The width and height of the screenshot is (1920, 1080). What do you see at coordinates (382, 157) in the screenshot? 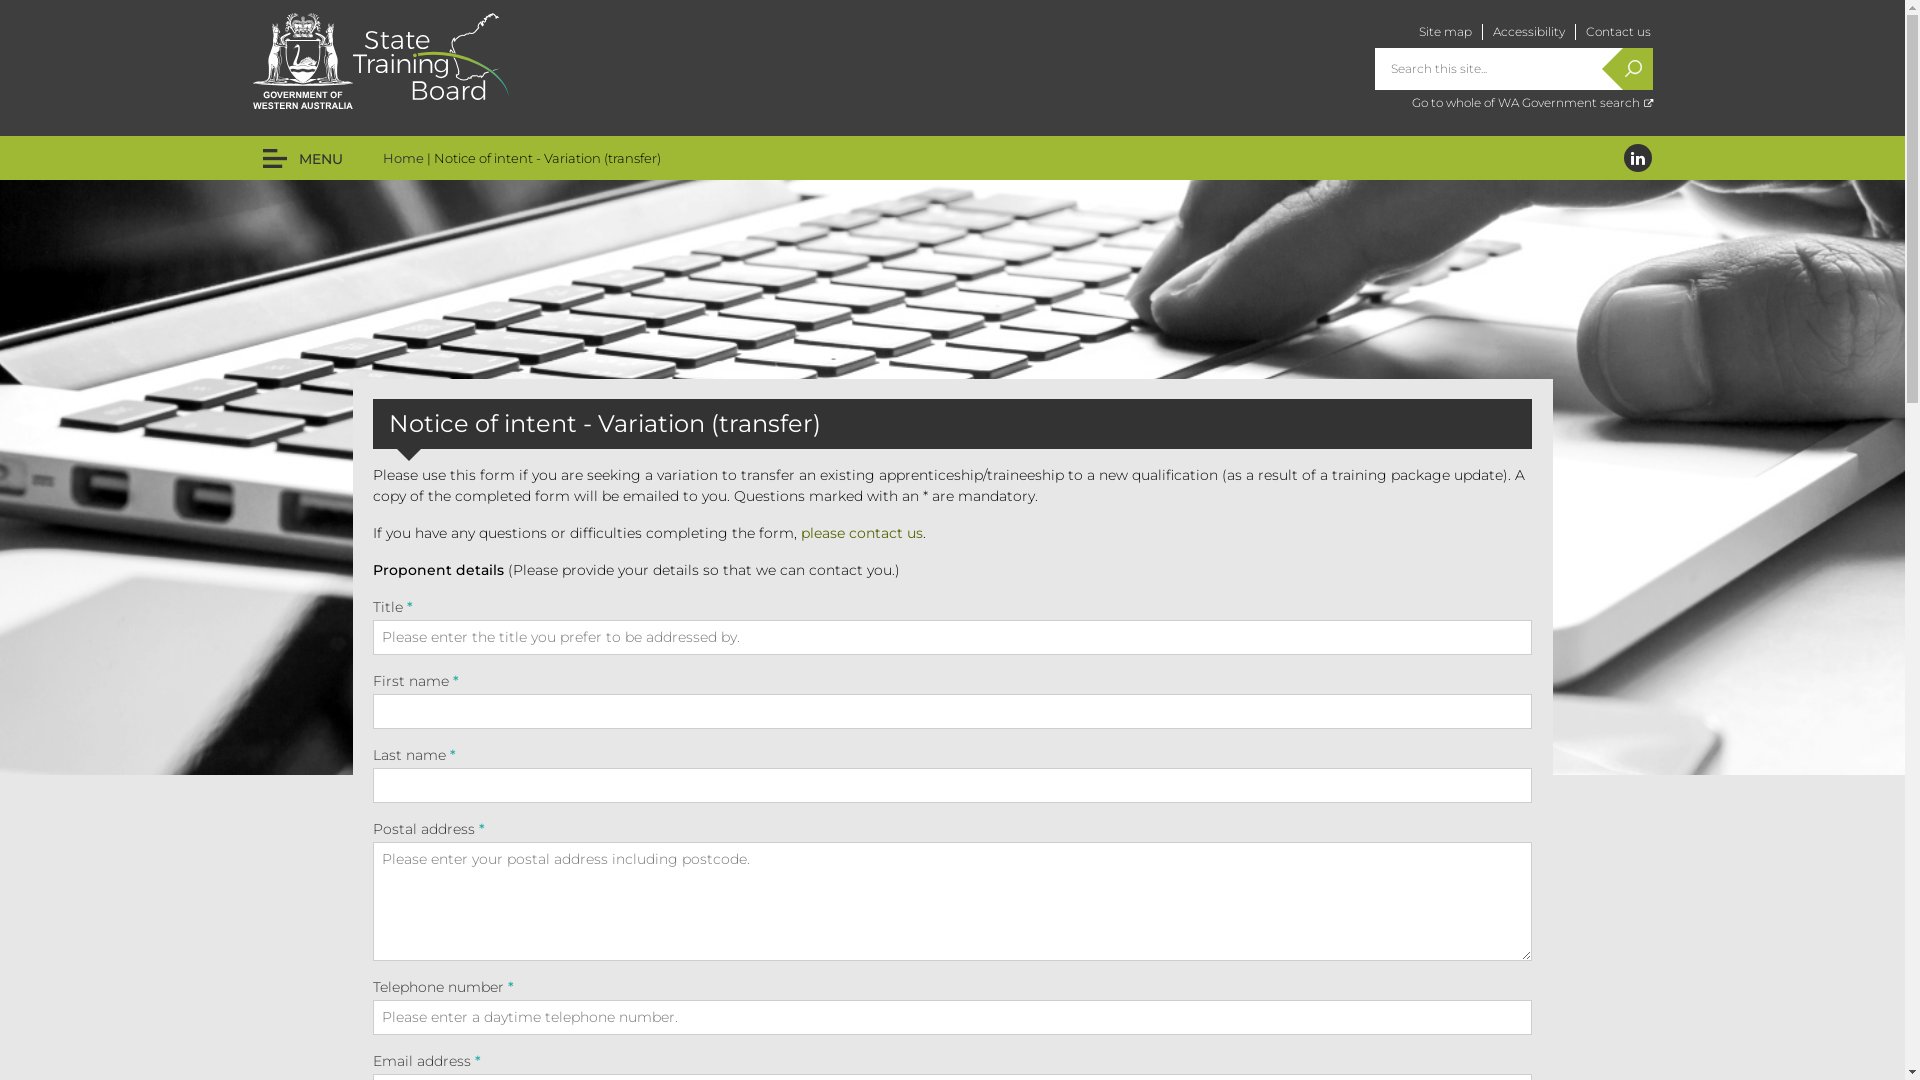
I see `'Home'` at bounding box center [382, 157].